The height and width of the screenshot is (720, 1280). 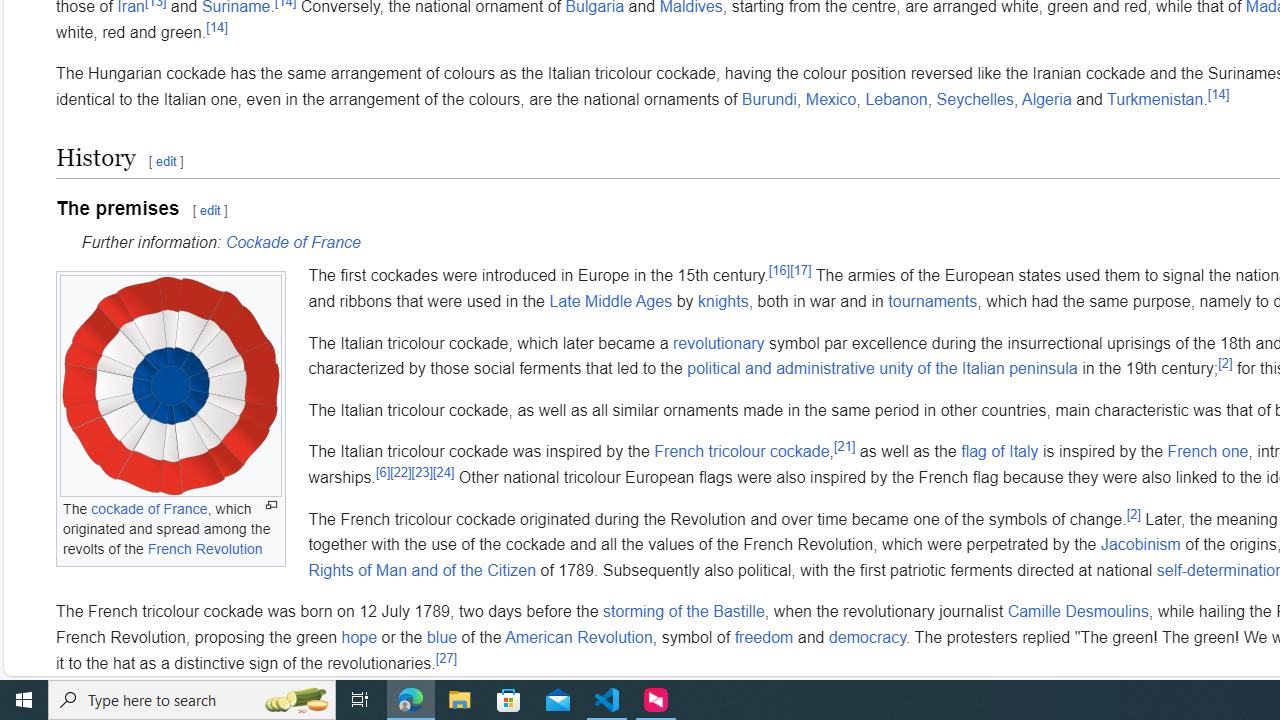 I want to click on 'democracy', so click(x=867, y=636).